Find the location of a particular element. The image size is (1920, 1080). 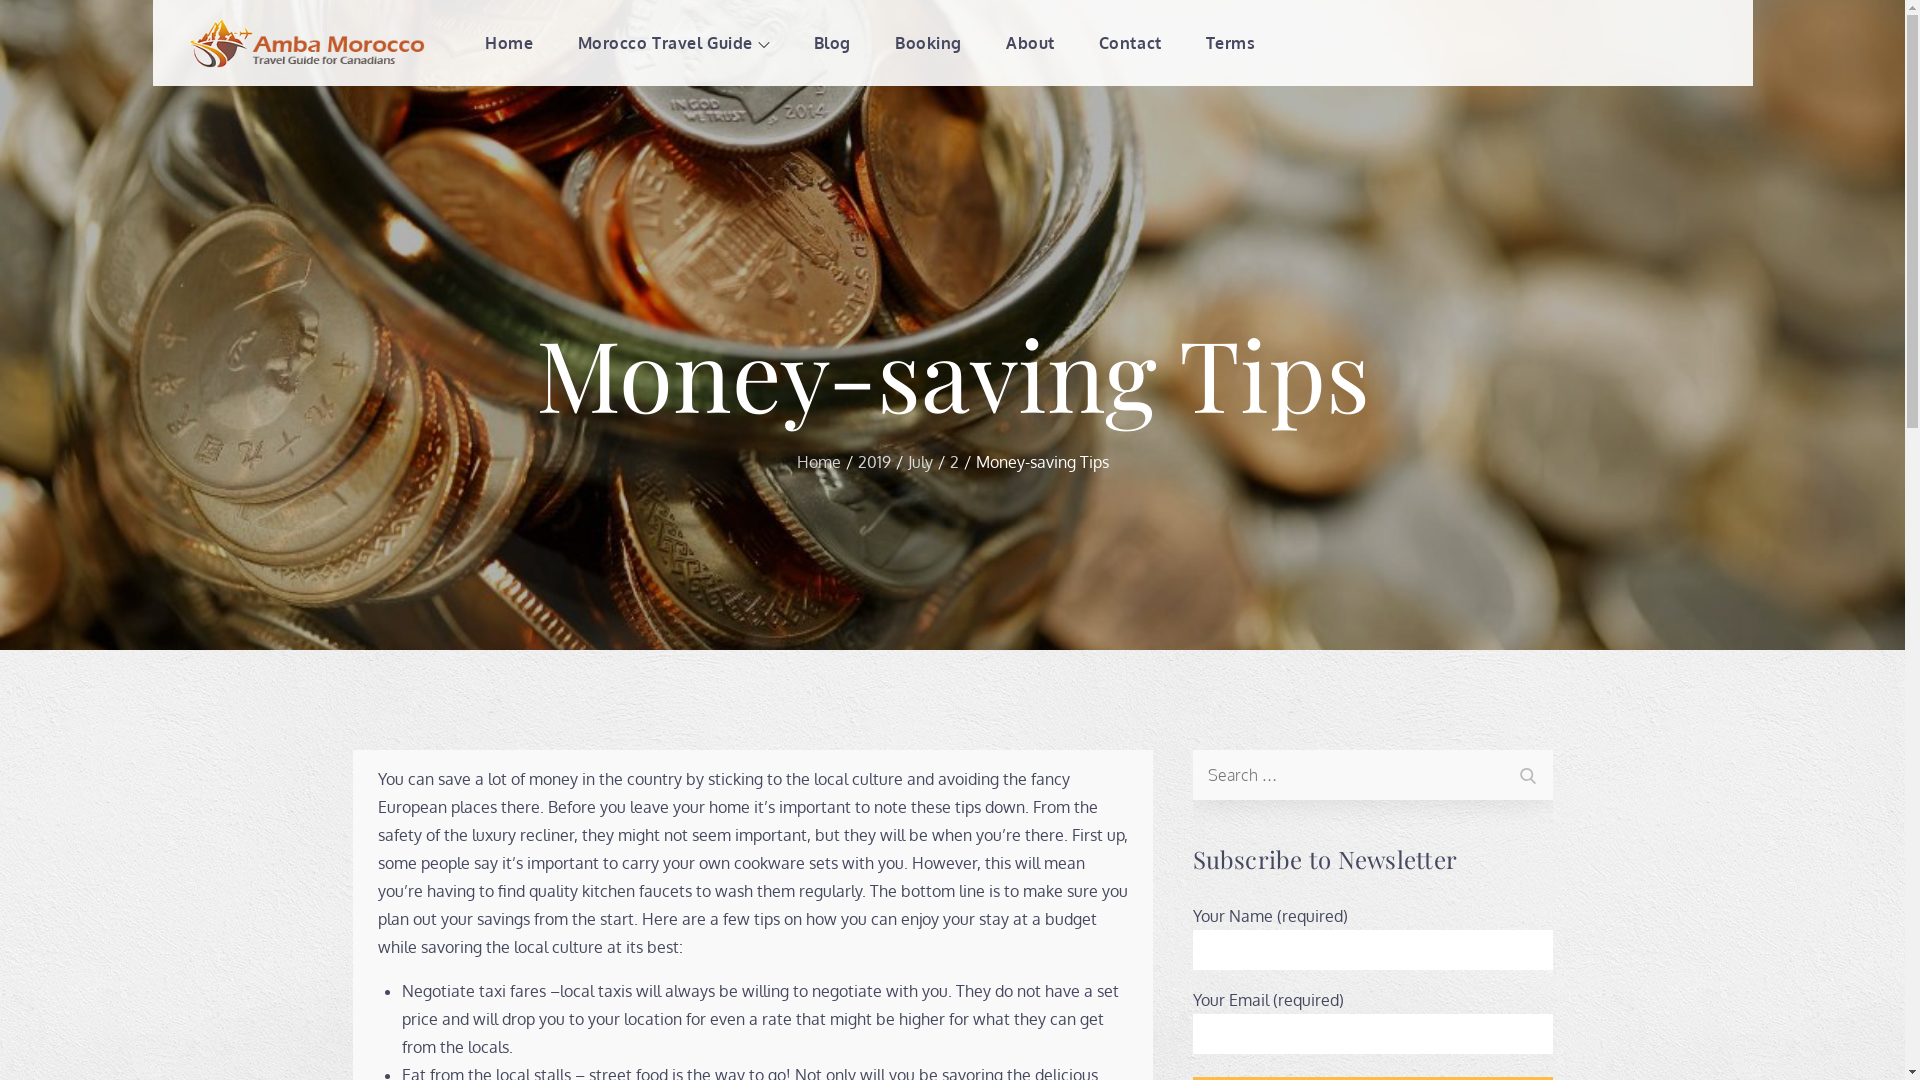

'About' is located at coordinates (1030, 42).